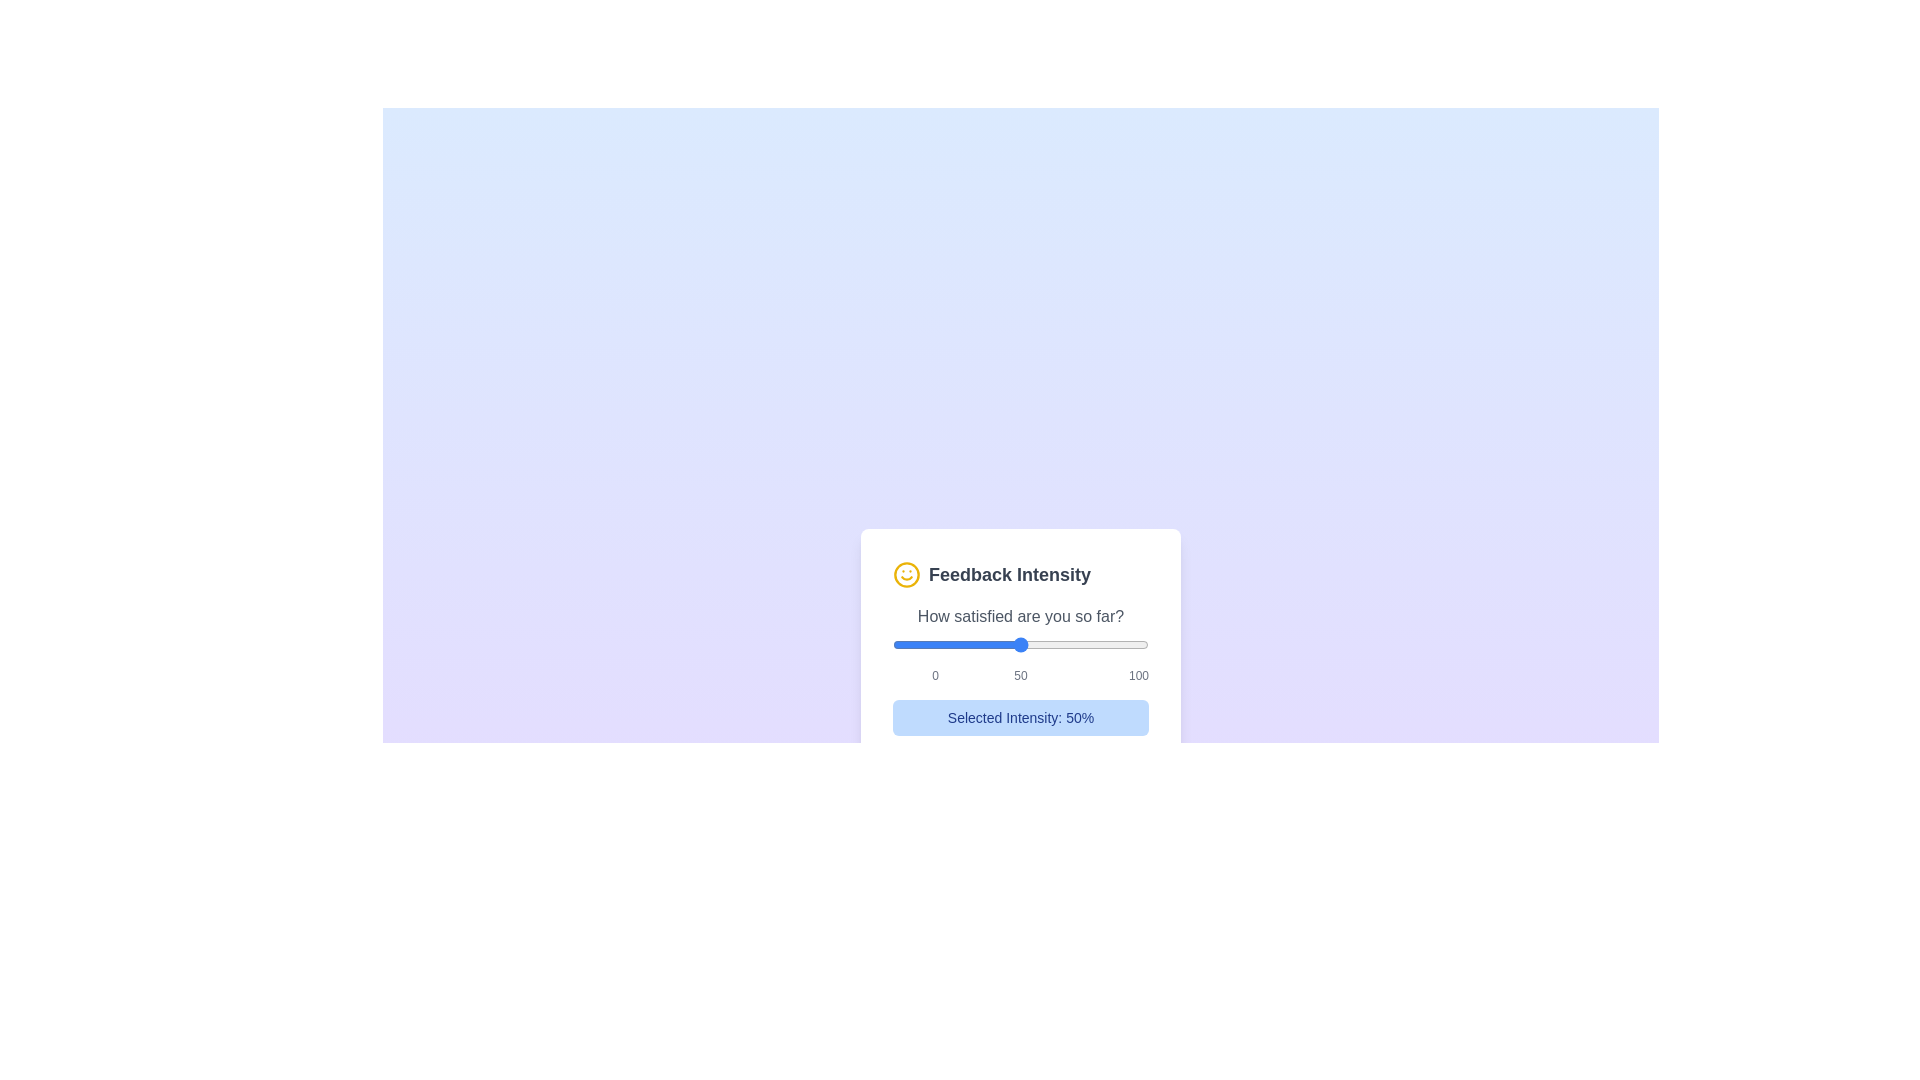  I want to click on the slider to set the satisfaction value to 6, so click(907, 644).